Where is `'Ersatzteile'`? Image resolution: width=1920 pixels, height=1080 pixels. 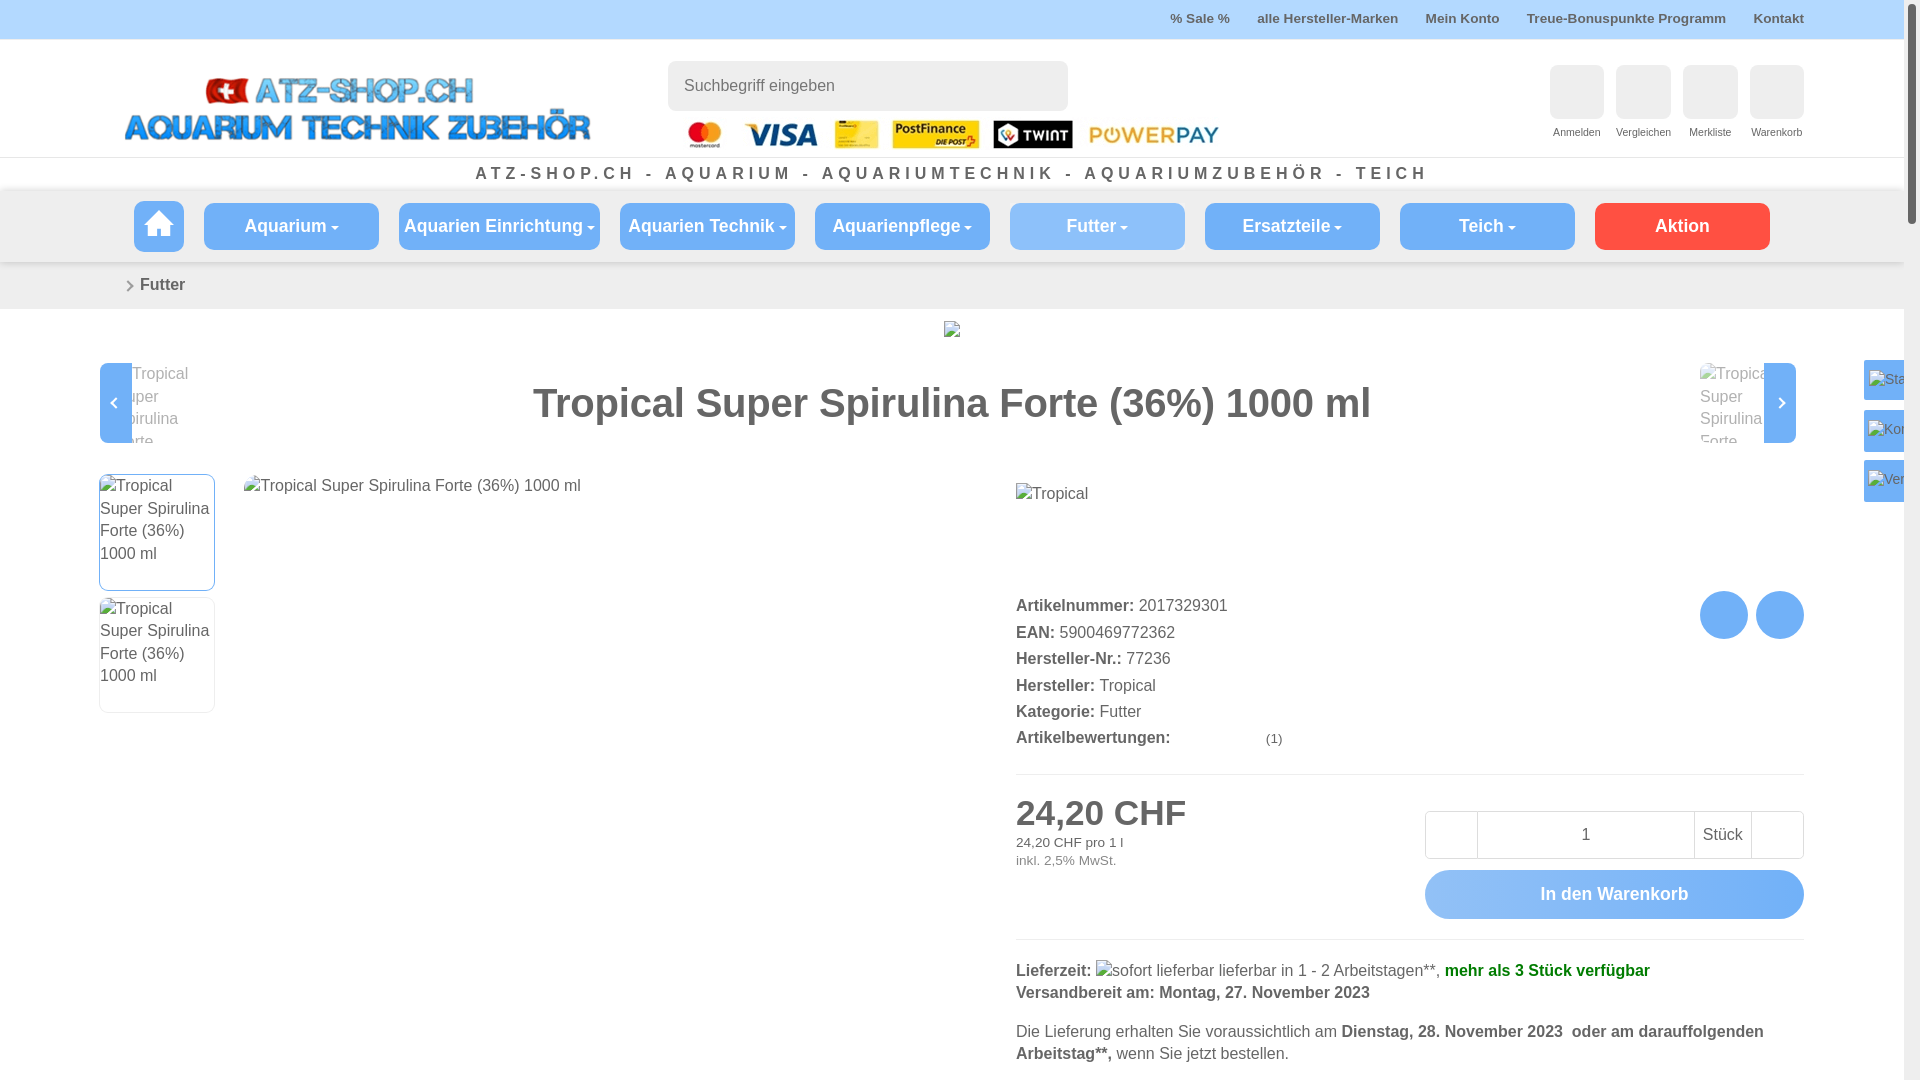
'Ersatzteile' is located at coordinates (1203, 225).